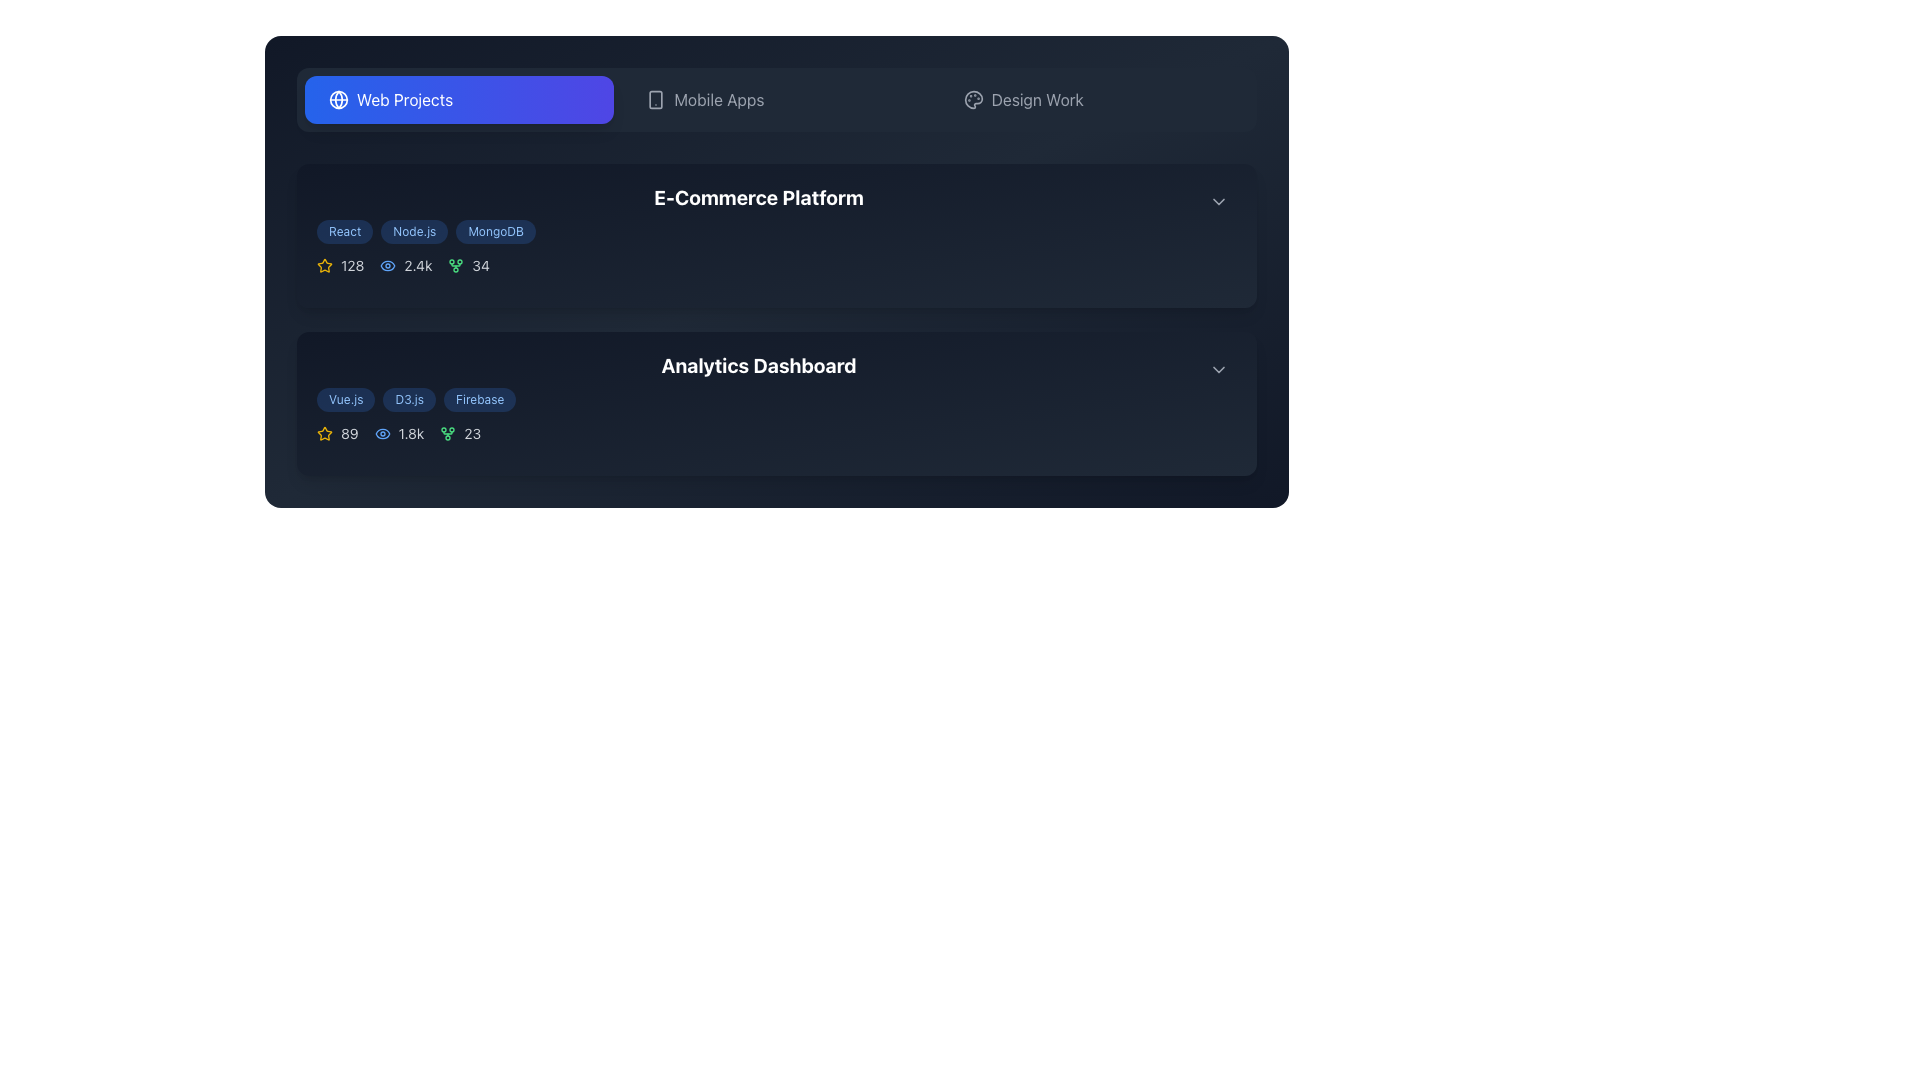  What do you see at coordinates (1218, 370) in the screenshot?
I see `the toggle button located on the right of the Analytics Dashboard section to show or hide its content` at bounding box center [1218, 370].